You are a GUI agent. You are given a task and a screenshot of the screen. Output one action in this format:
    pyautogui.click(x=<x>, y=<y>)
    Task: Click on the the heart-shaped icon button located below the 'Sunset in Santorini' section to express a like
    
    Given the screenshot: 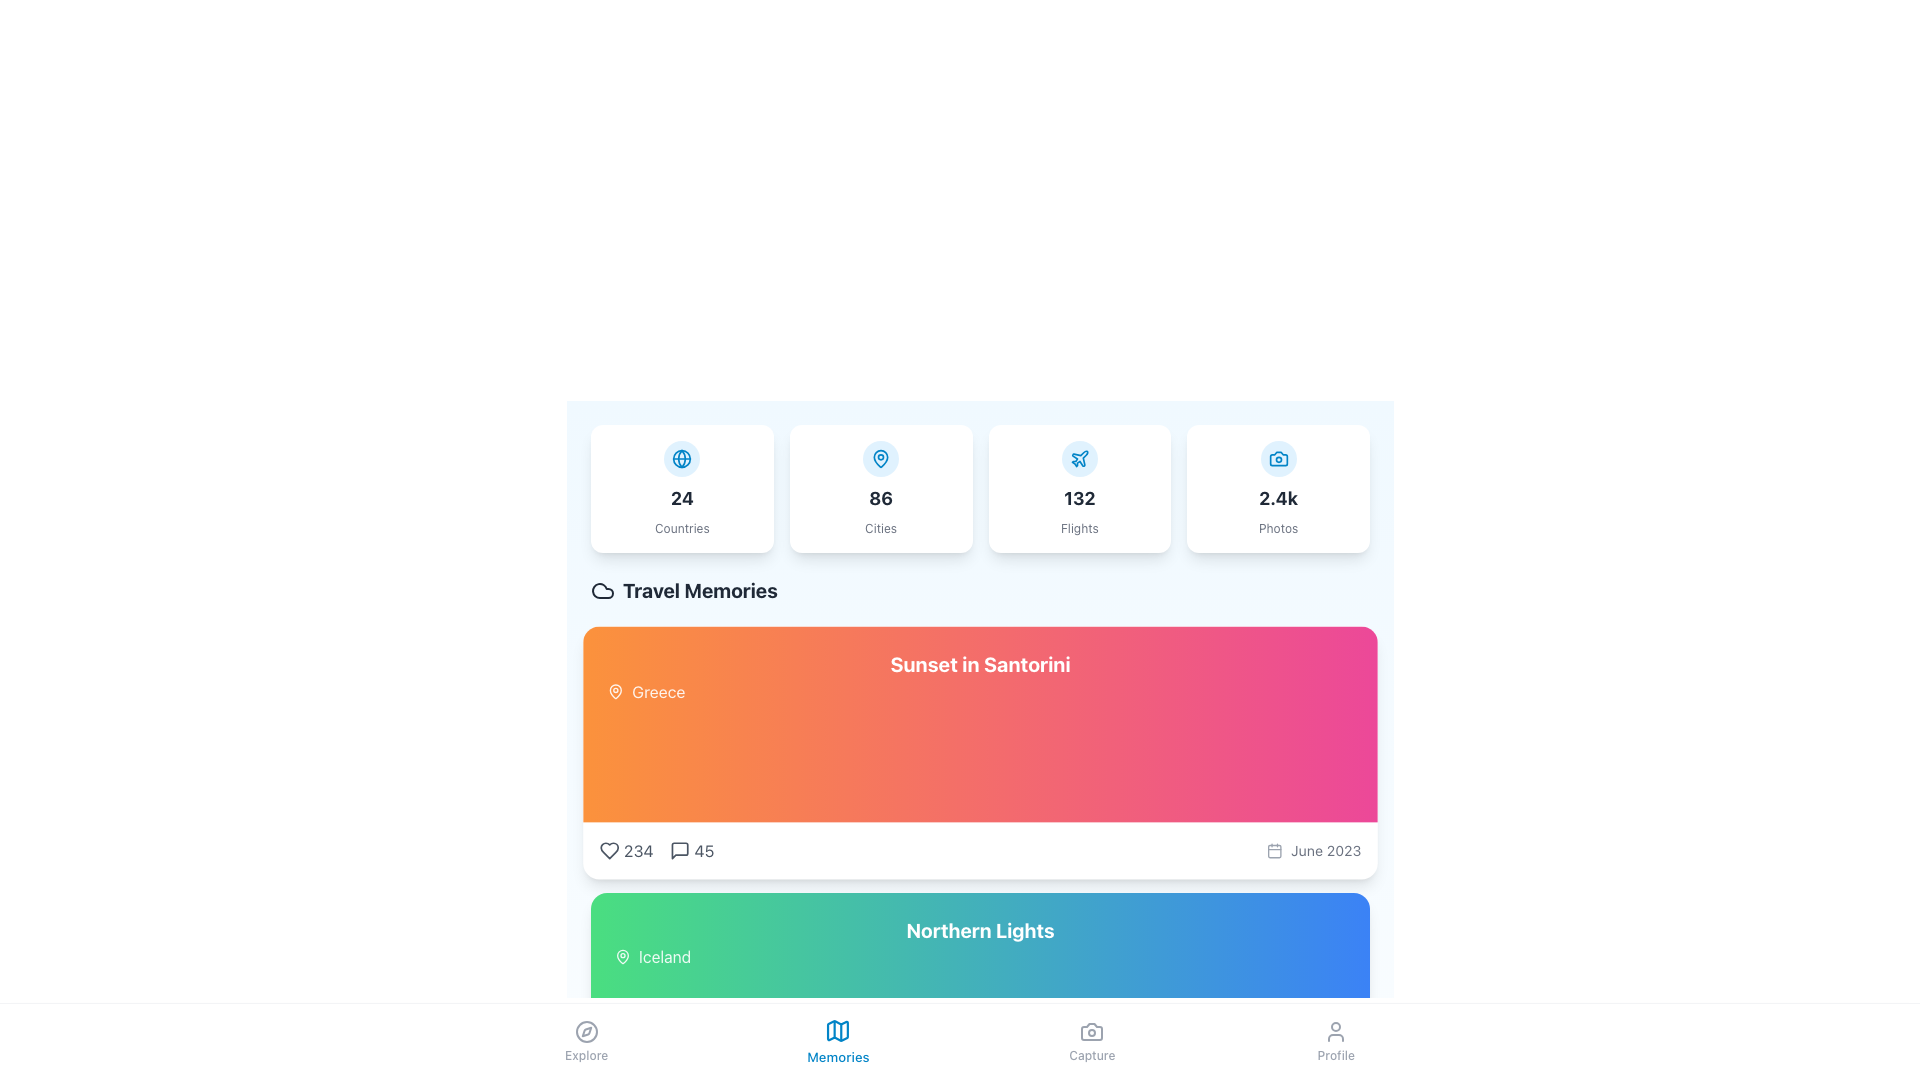 What is the action you would take?
    pyautogui.click(x=608, y=850)
    